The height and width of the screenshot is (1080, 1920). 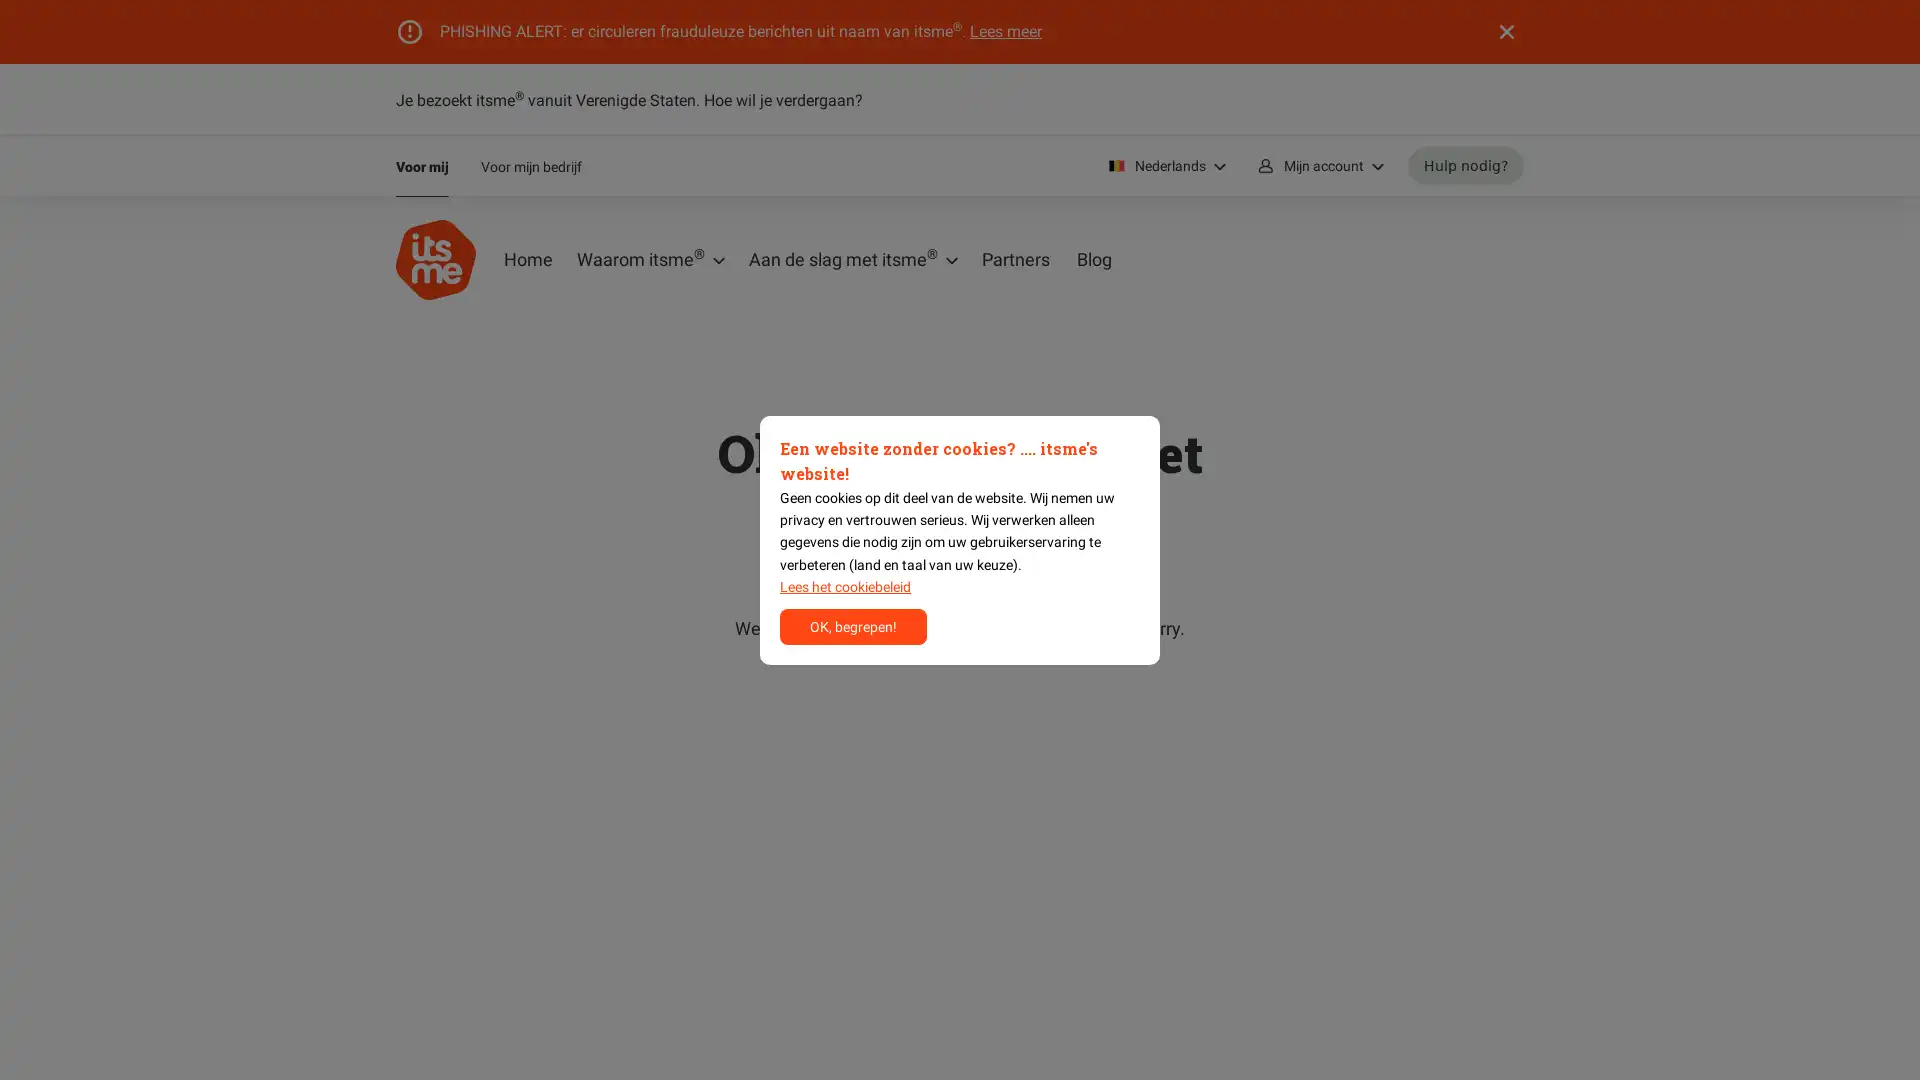 I want to click on Sluit notificatie, so click(x=1507, y=31).